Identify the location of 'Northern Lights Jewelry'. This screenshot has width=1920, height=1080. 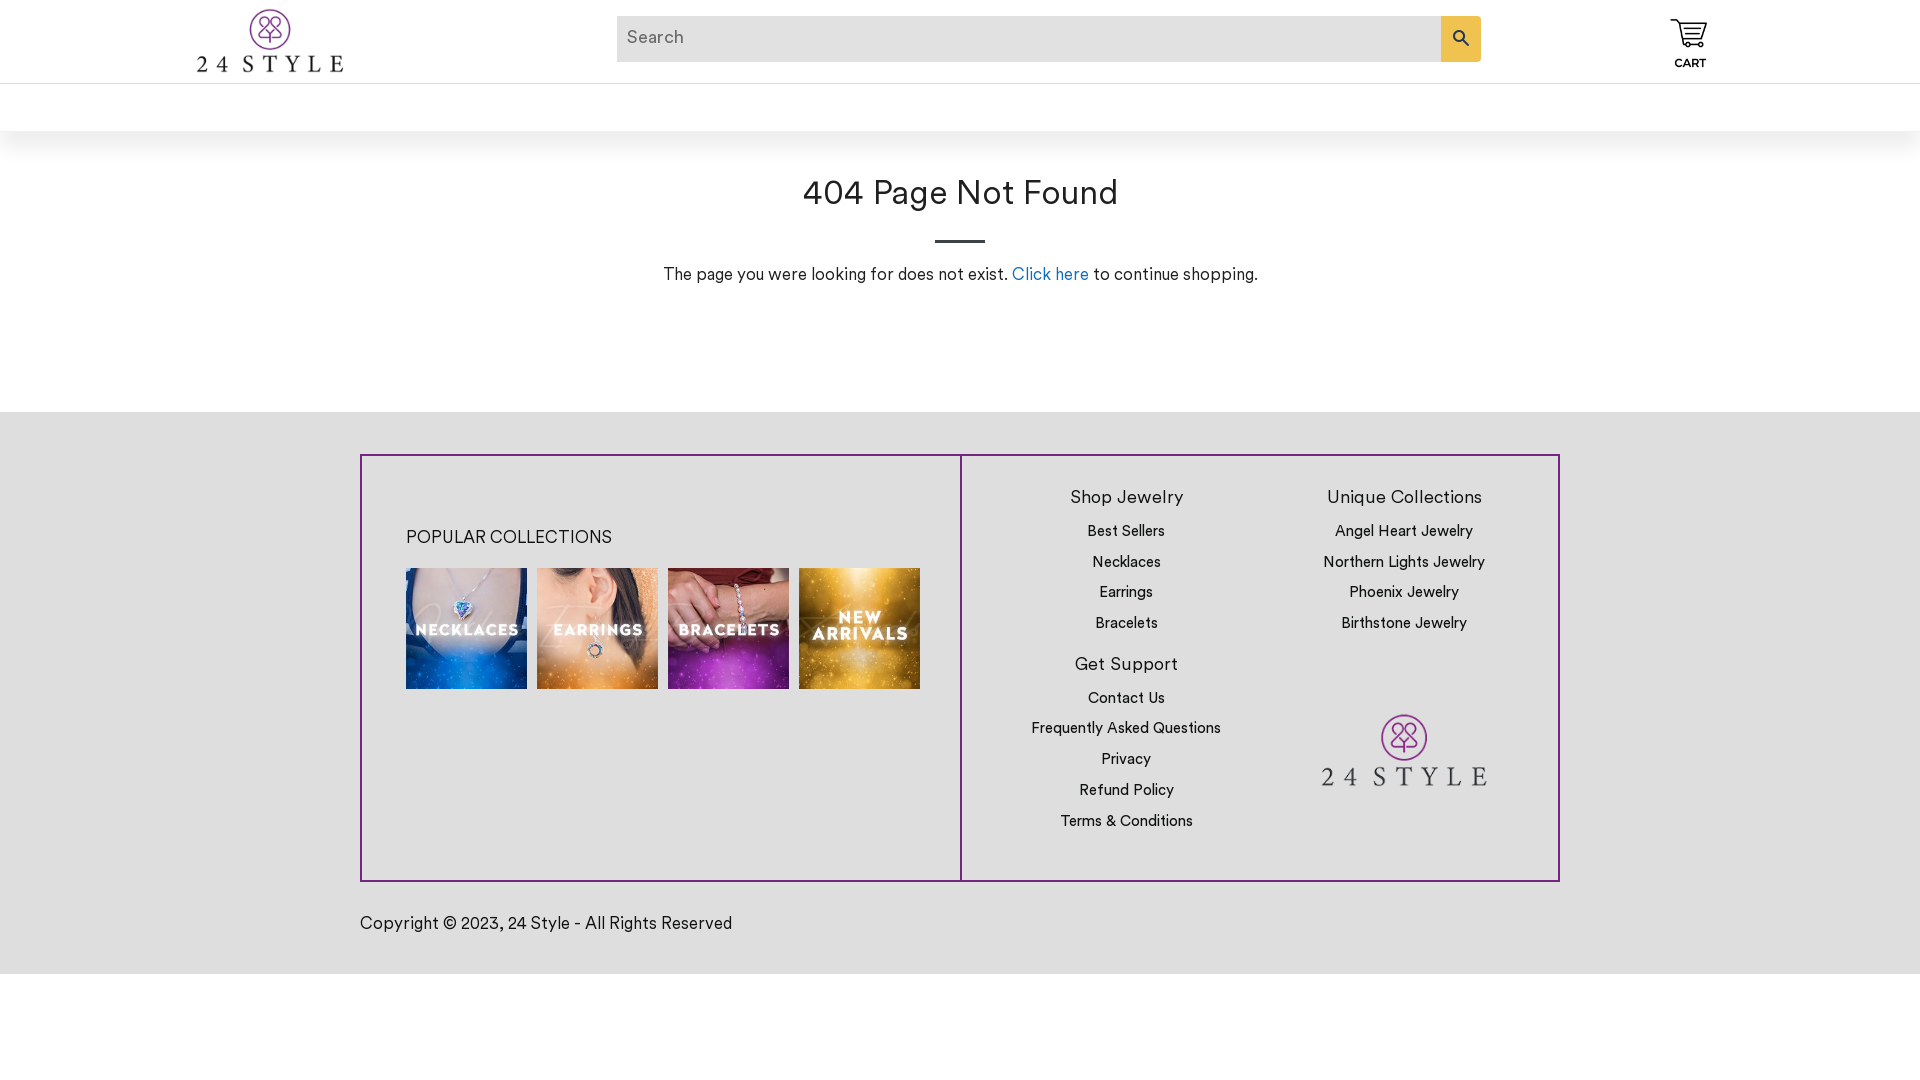
(1402, 563).